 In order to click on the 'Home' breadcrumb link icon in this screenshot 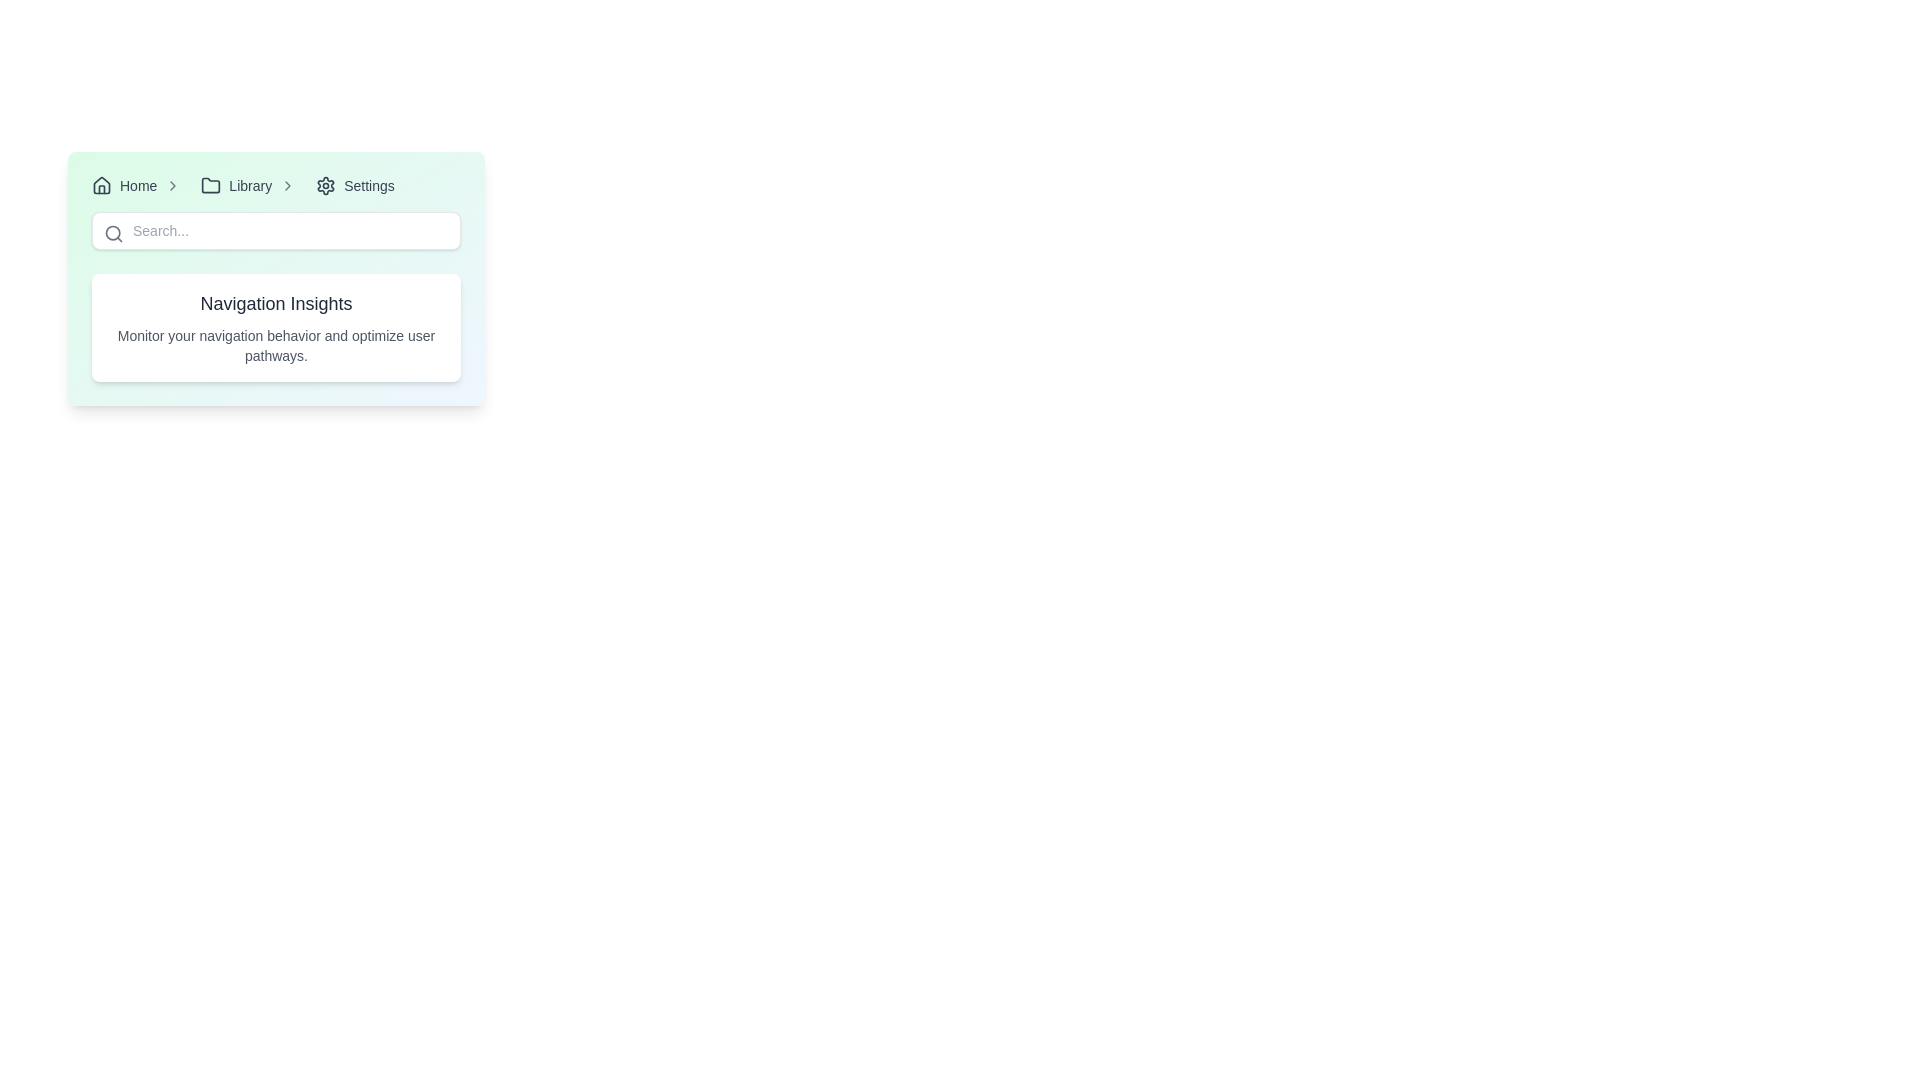, I will do `click(100, 185)`.